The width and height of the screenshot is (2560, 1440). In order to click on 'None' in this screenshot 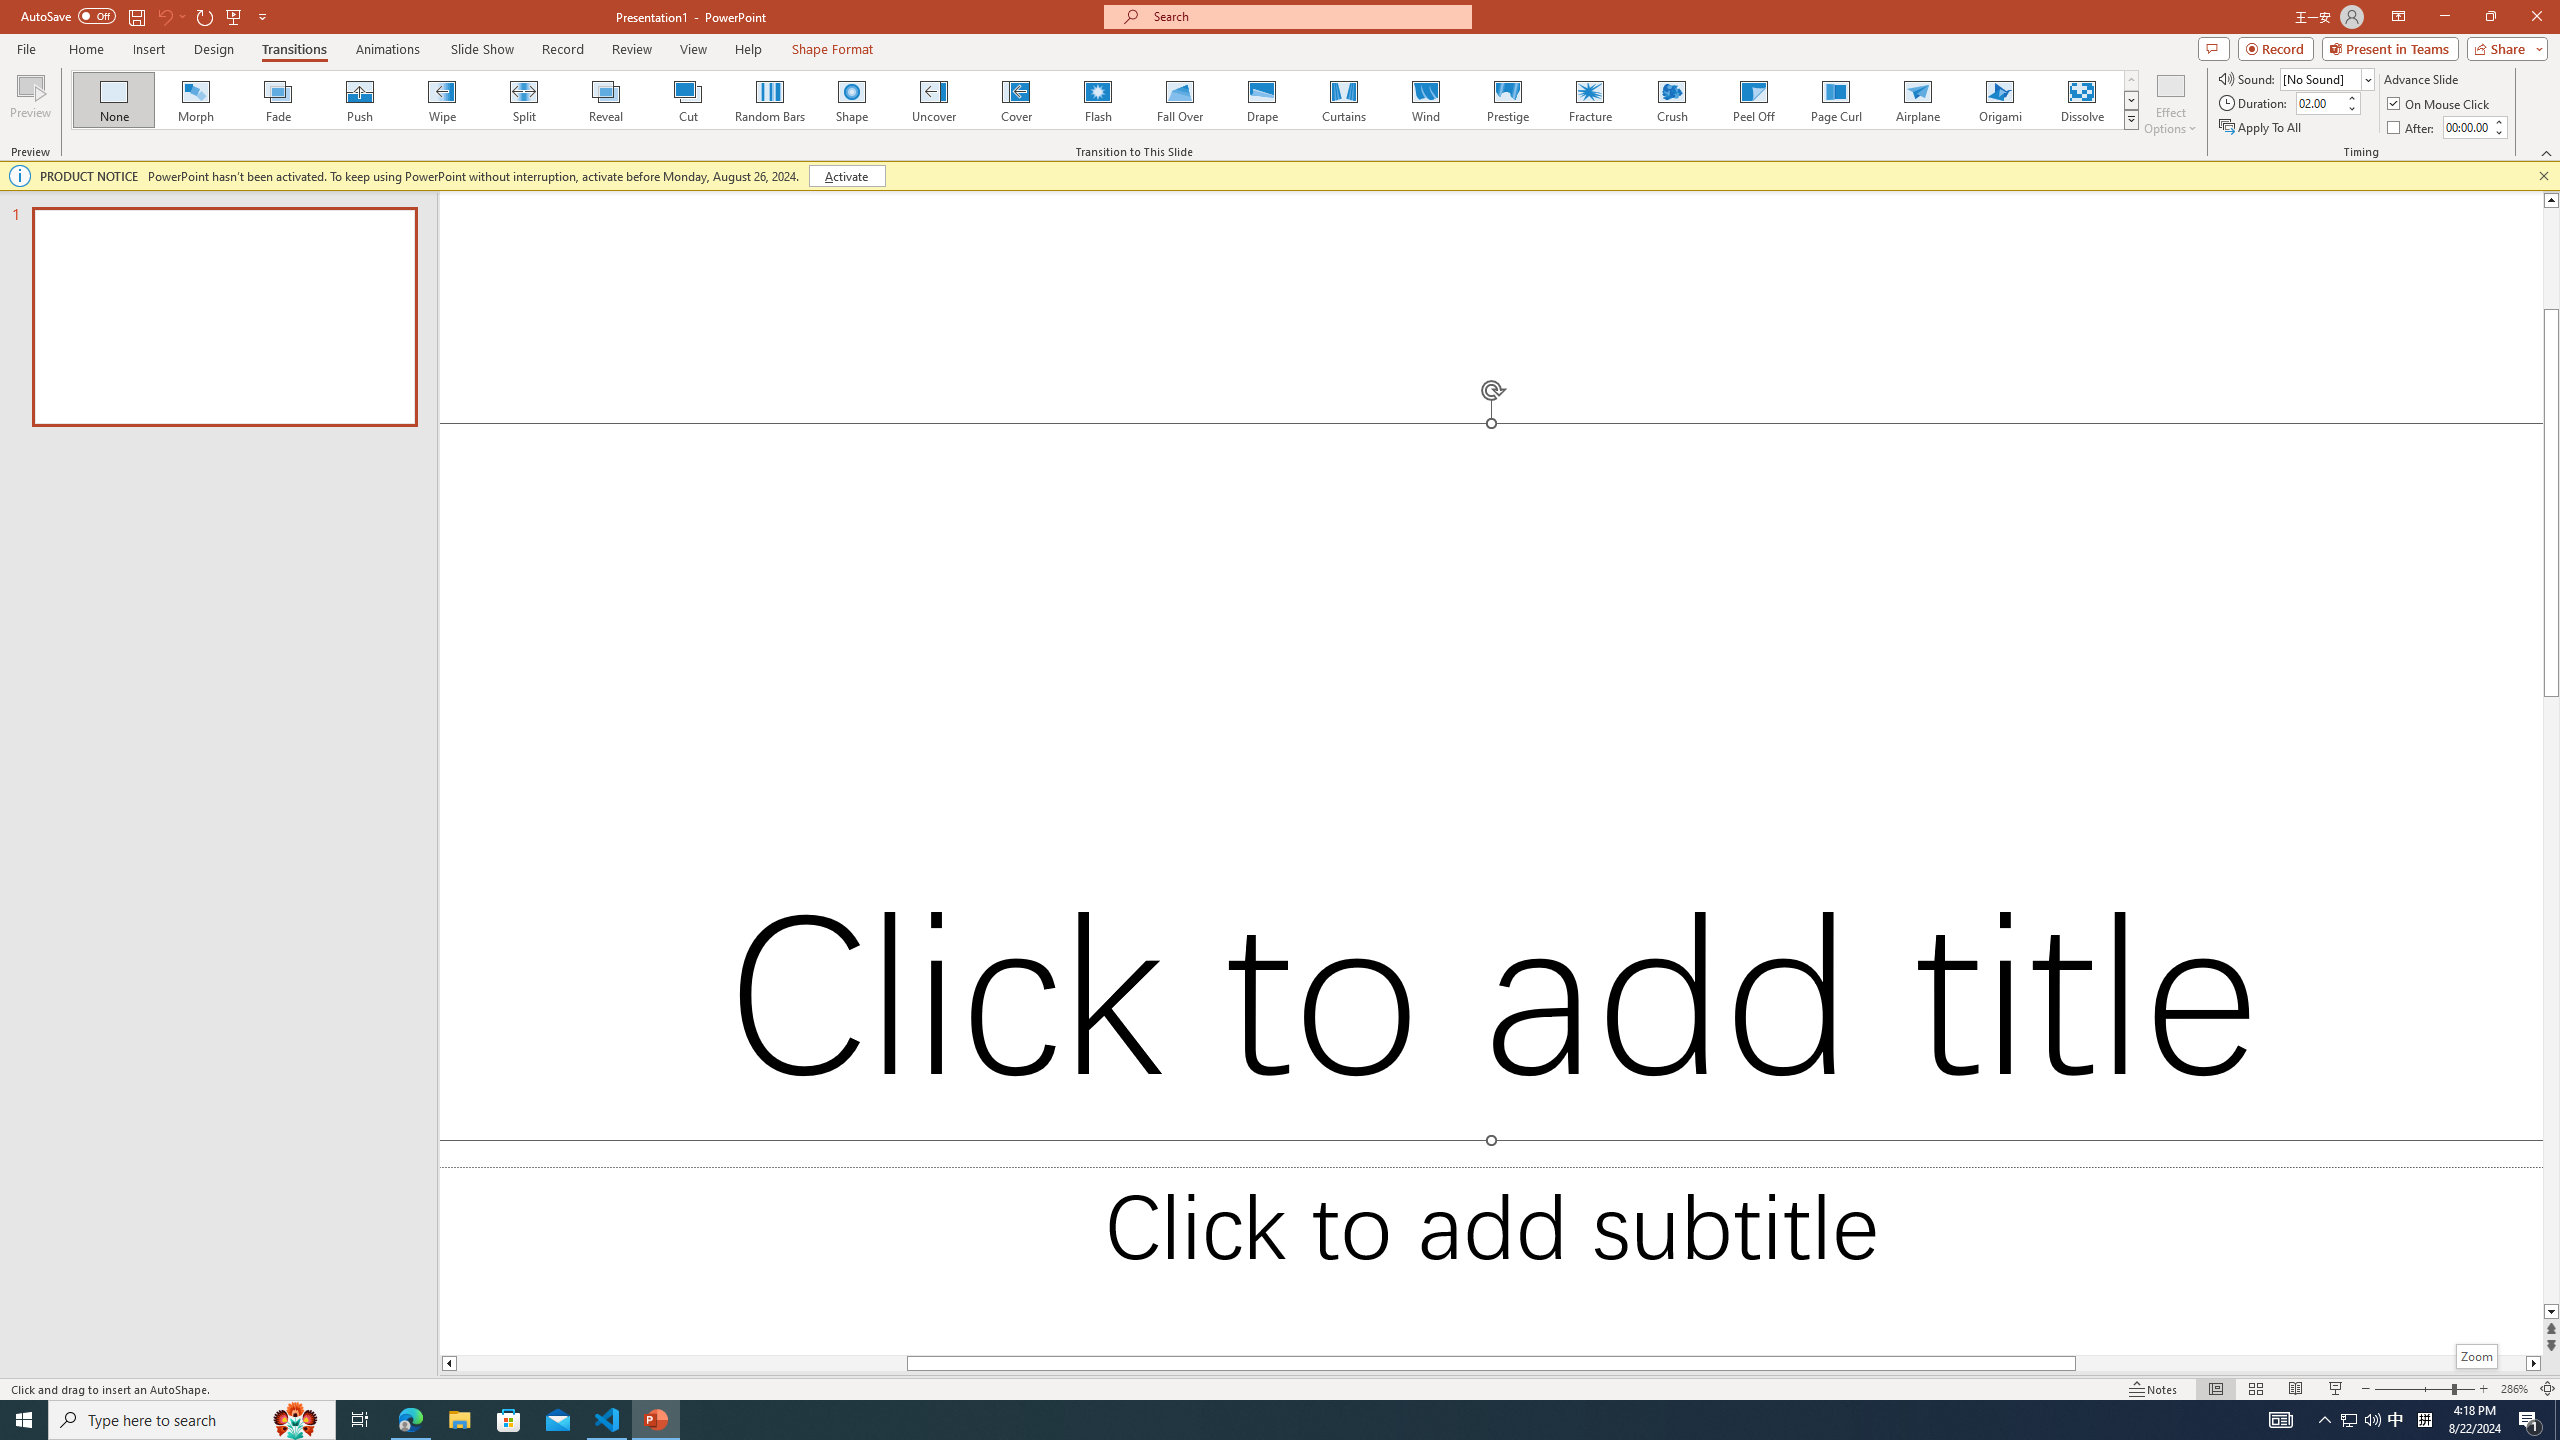, I will do `click(114, 99)`.